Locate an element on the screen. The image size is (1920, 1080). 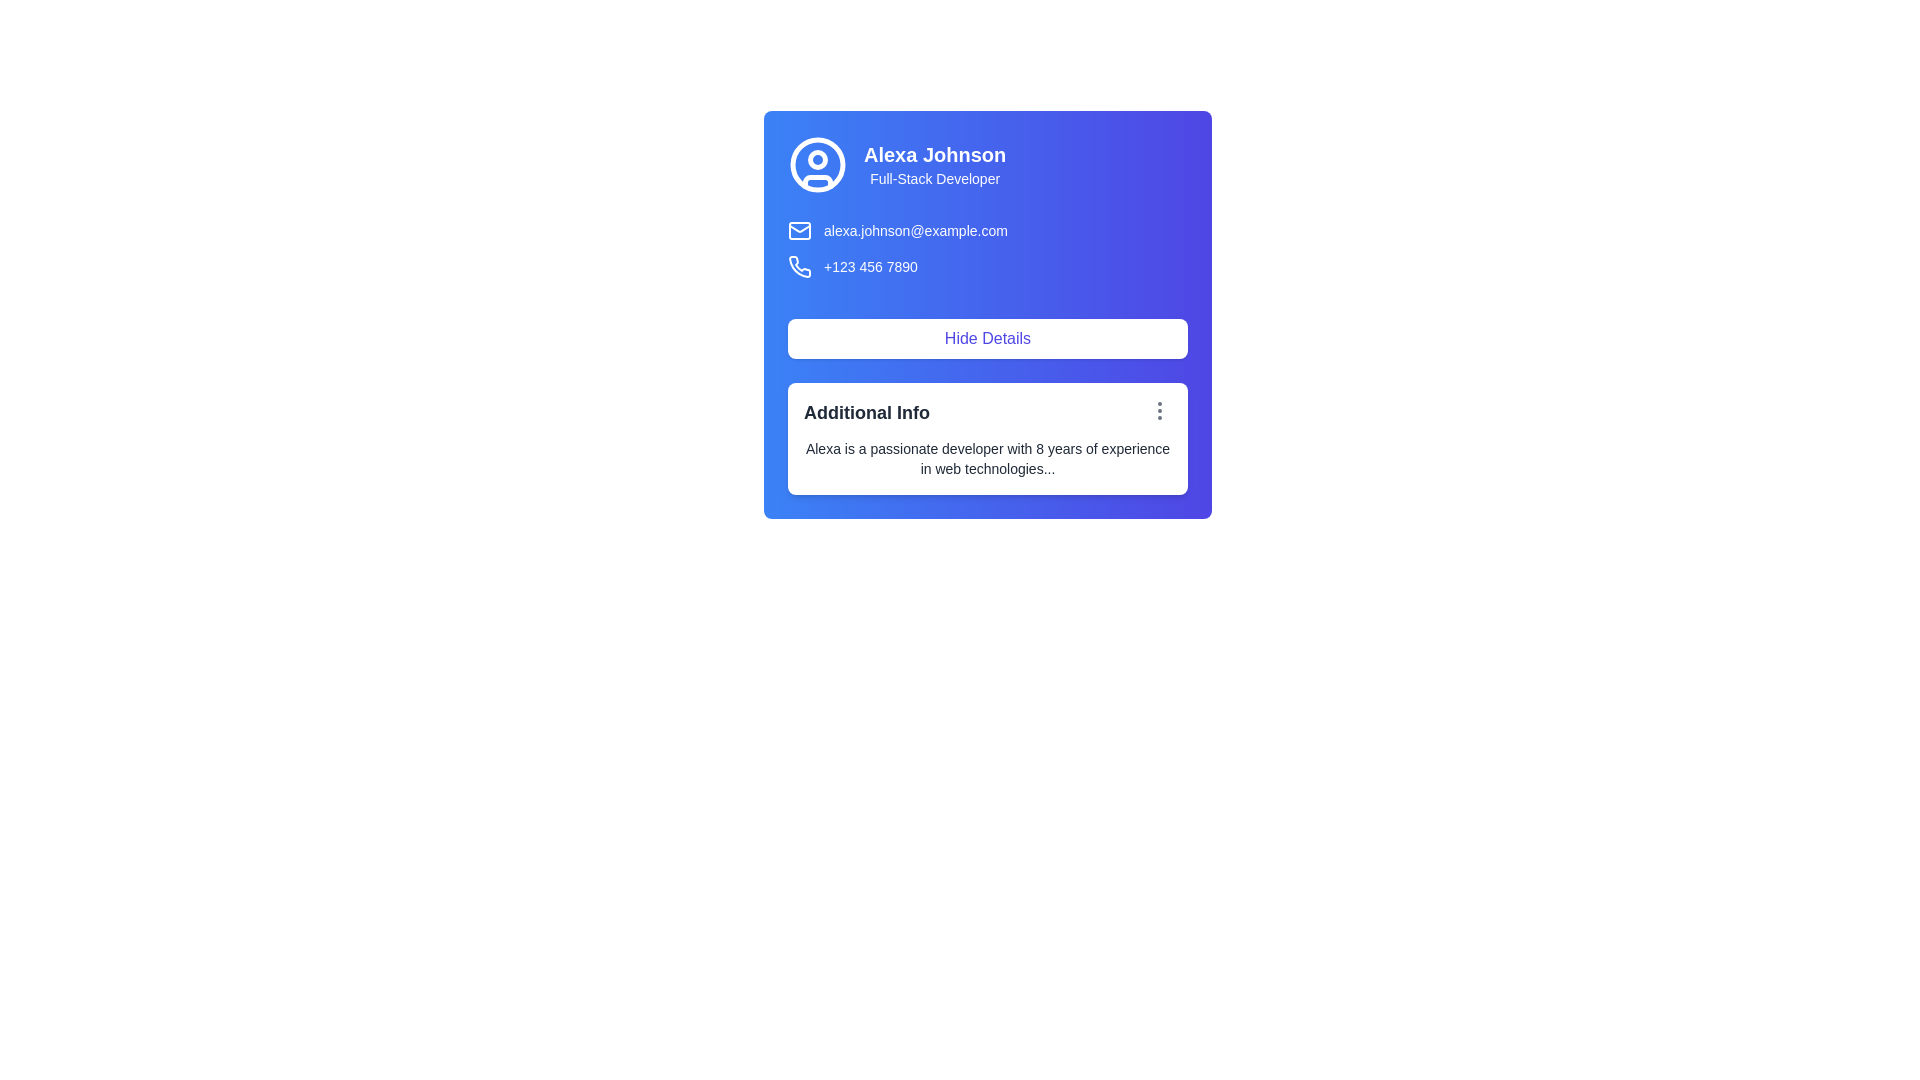
the user profile icon located in the top-left corner of the card component, which serves as an avatar placeholder for 'Alexa Johnson', a Full-Stack Developer is located at coordinates (817, 164).